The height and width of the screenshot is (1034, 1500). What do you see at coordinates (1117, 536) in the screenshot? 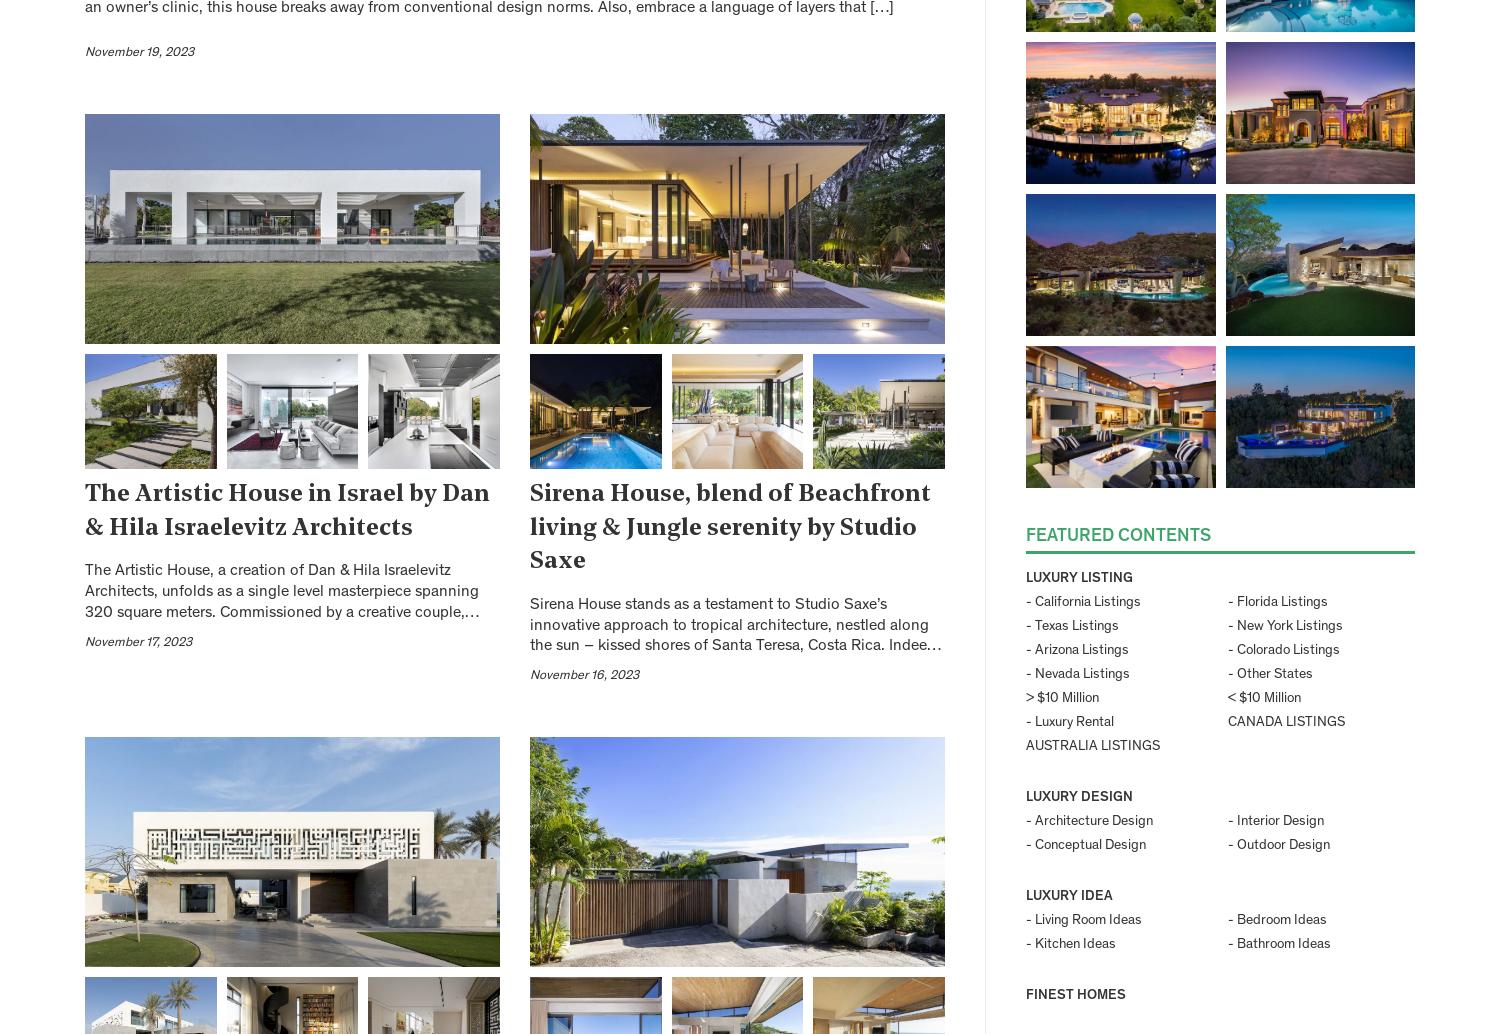
I see `'Featured Contents'` at bounding box center [1117, 536].